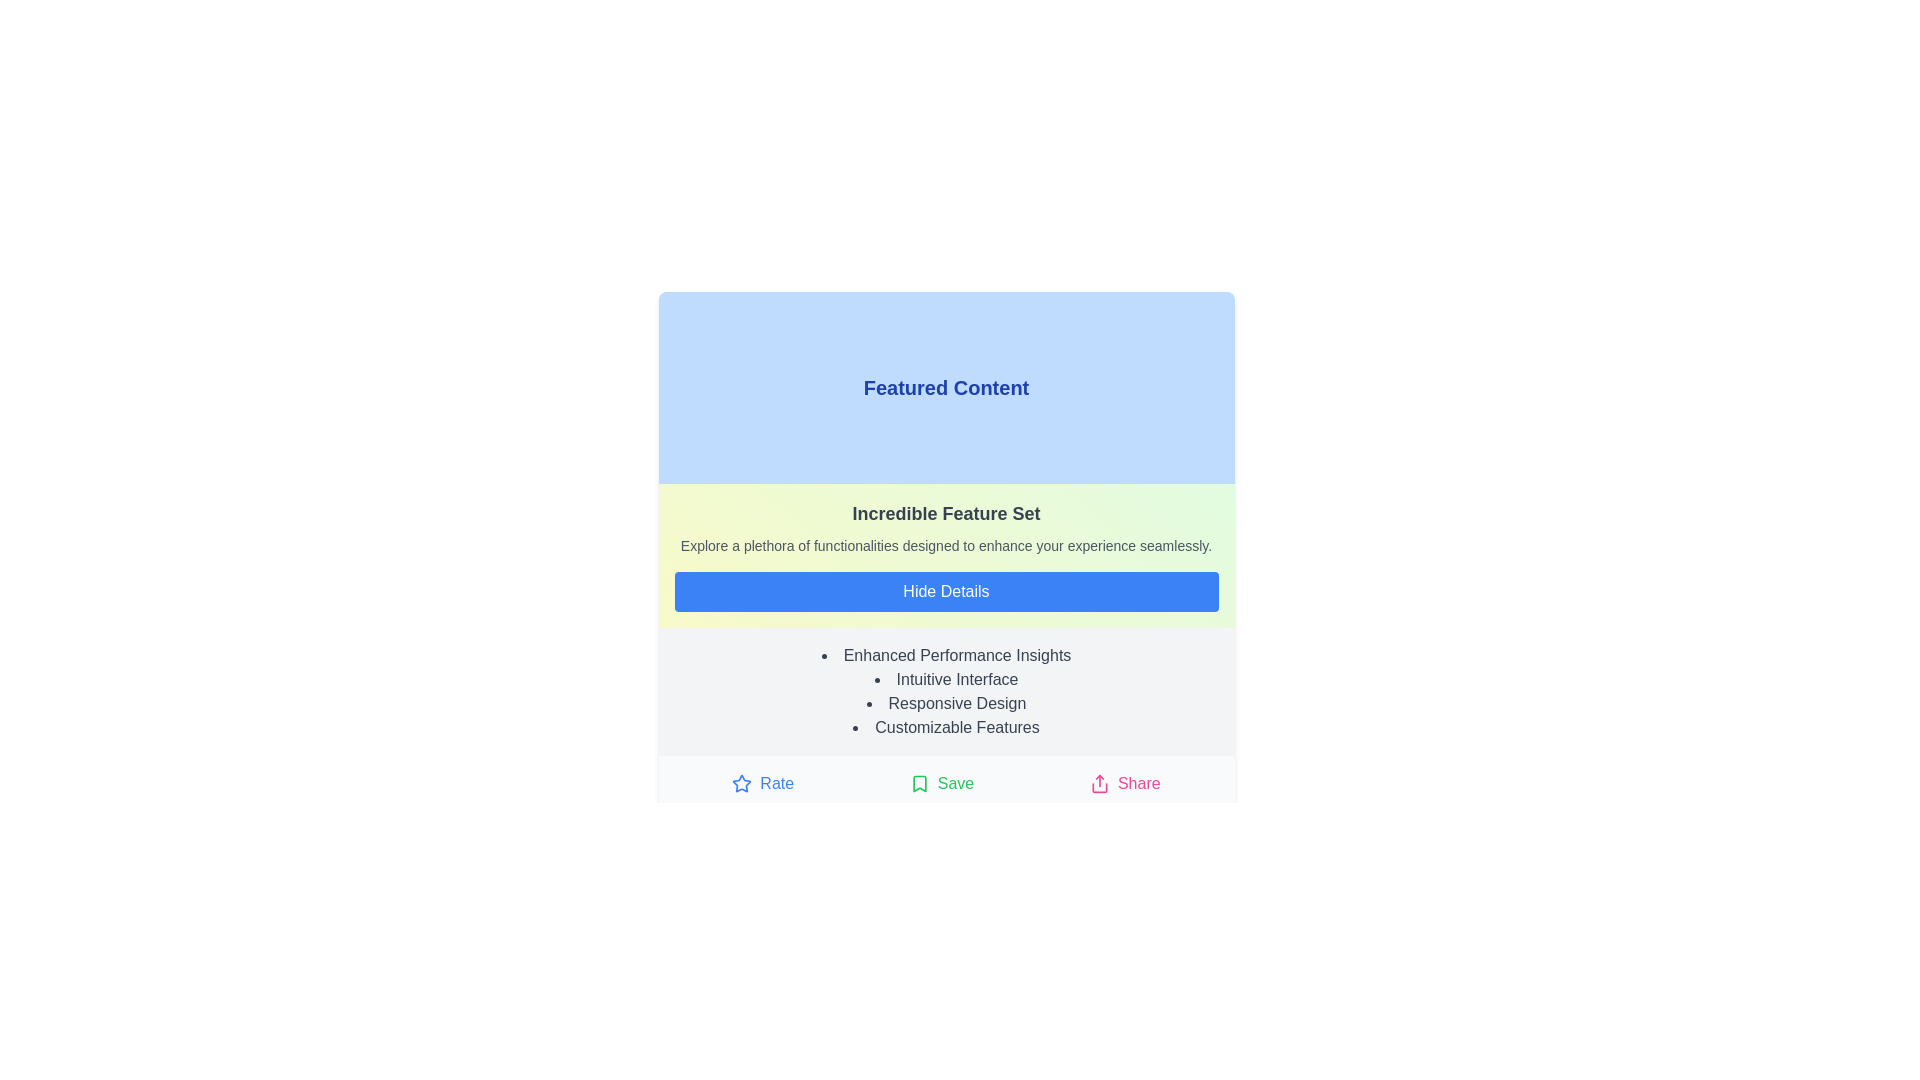 The width and height of the screenshot is (1920, 1080). I want to click on the 'Hide Details' button located in the Informative Section with Actionable Button, which presents a title and description of a featured feature set, so click(945, 551).